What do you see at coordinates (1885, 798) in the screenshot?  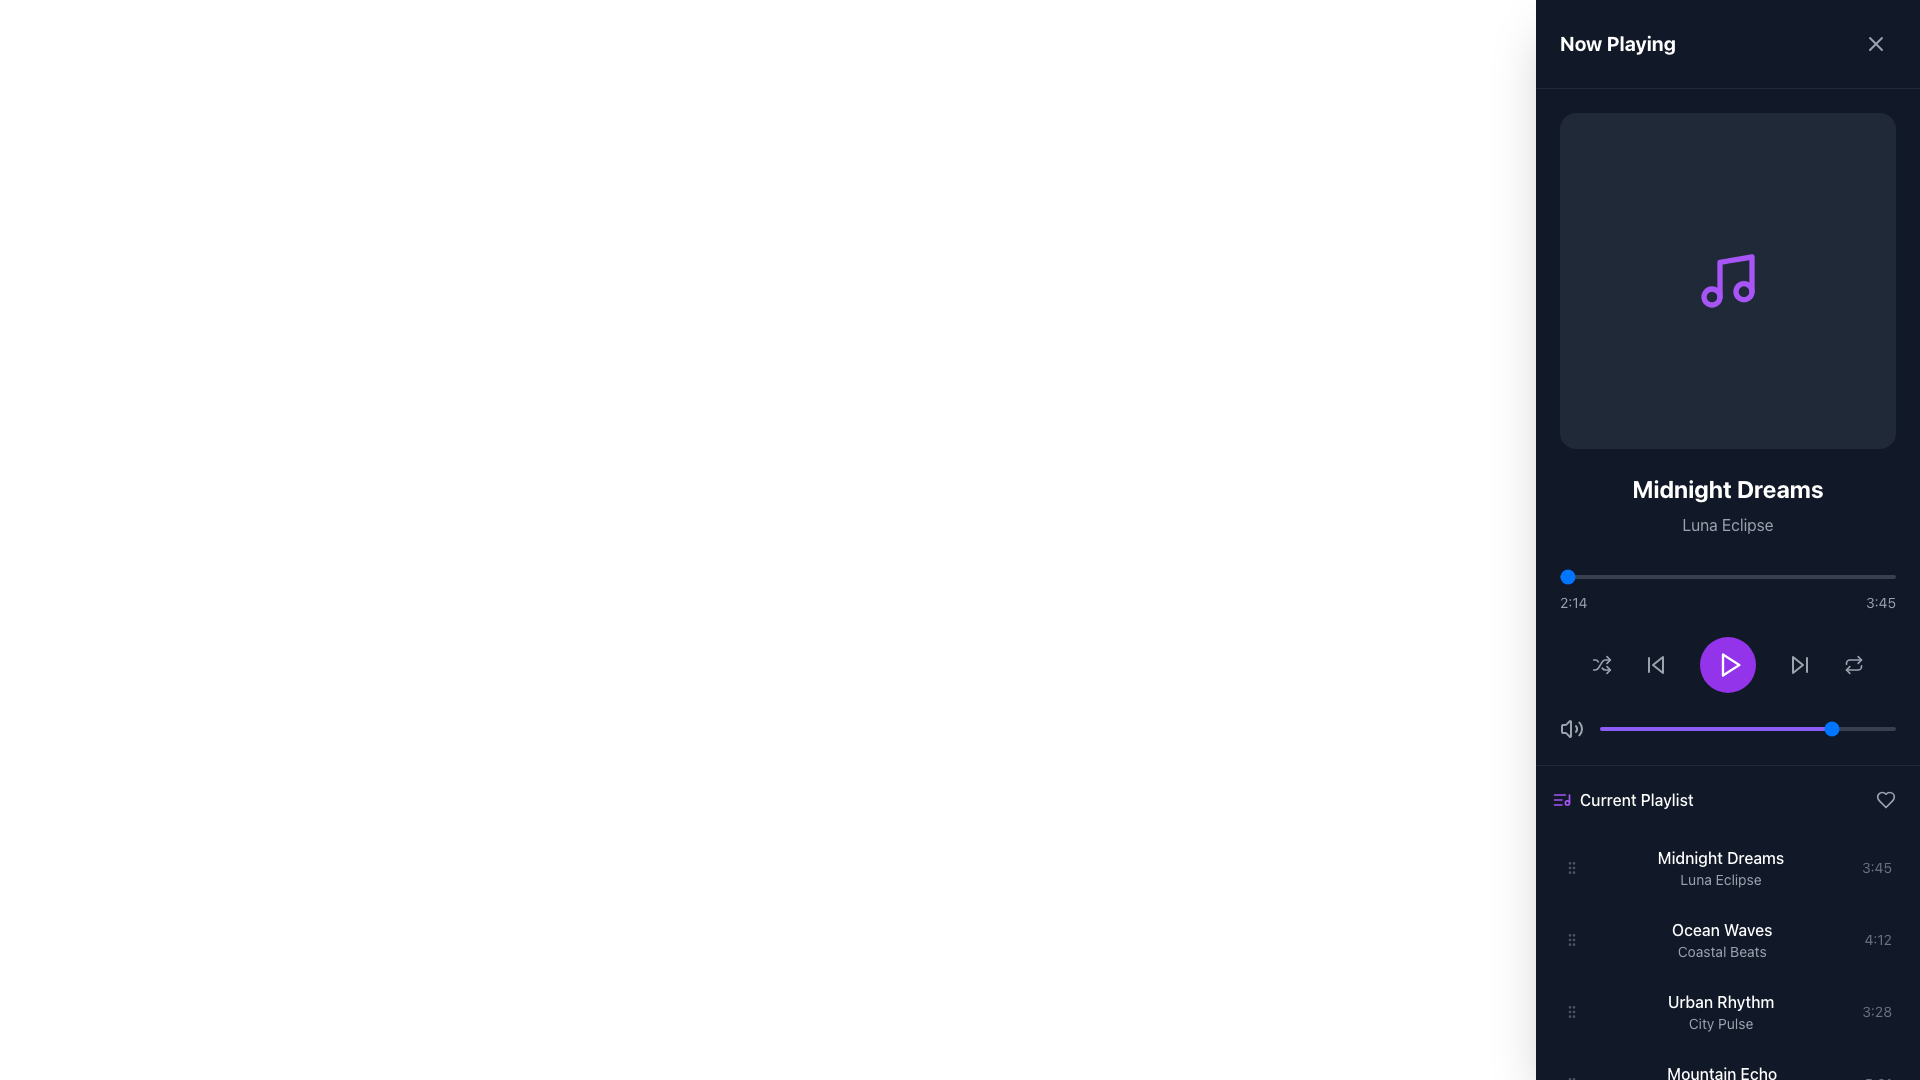 I see `the heart icon in the 'Current Playlist' section` at bounding box center [1885, 798].